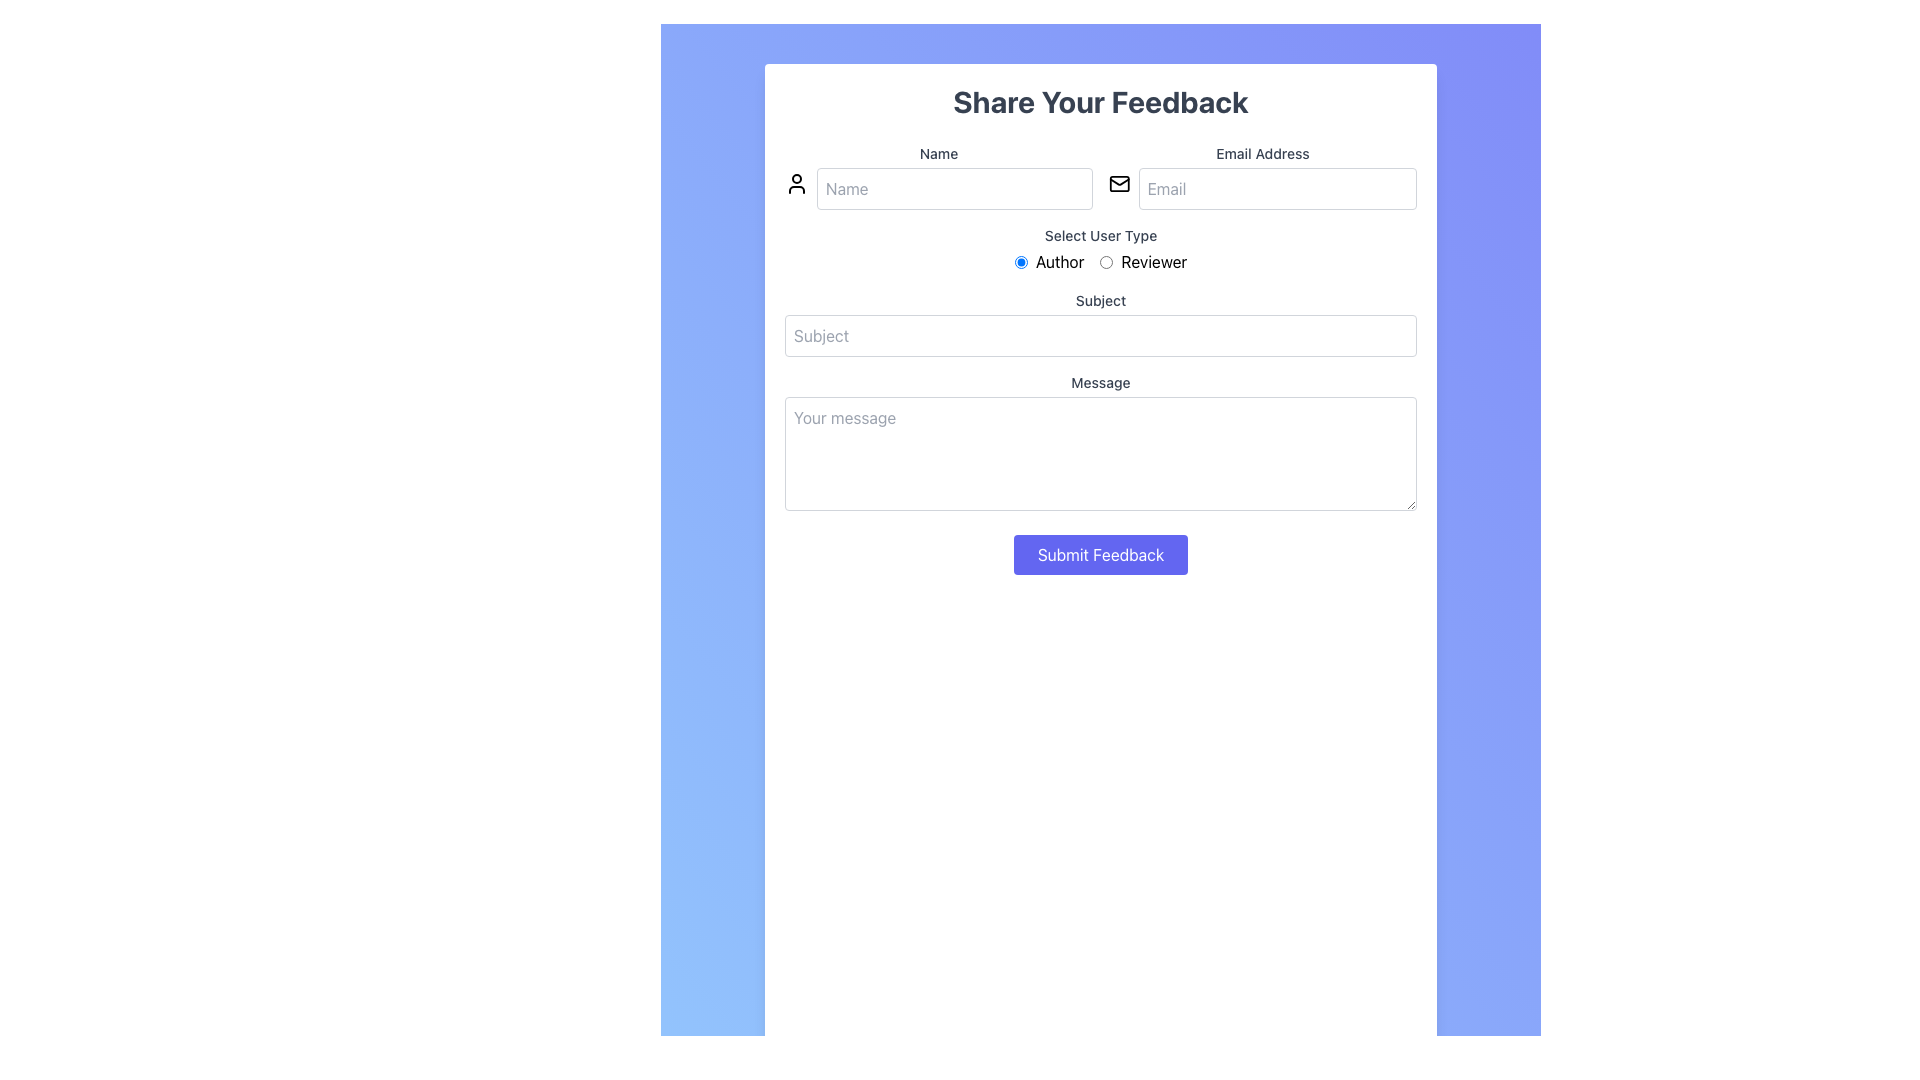  I want to click on the label associated with the radio button for selecting the 'Author' user type, positioned to the right of the radio button under the 'Select User Type' heading, so click(1048, 261).